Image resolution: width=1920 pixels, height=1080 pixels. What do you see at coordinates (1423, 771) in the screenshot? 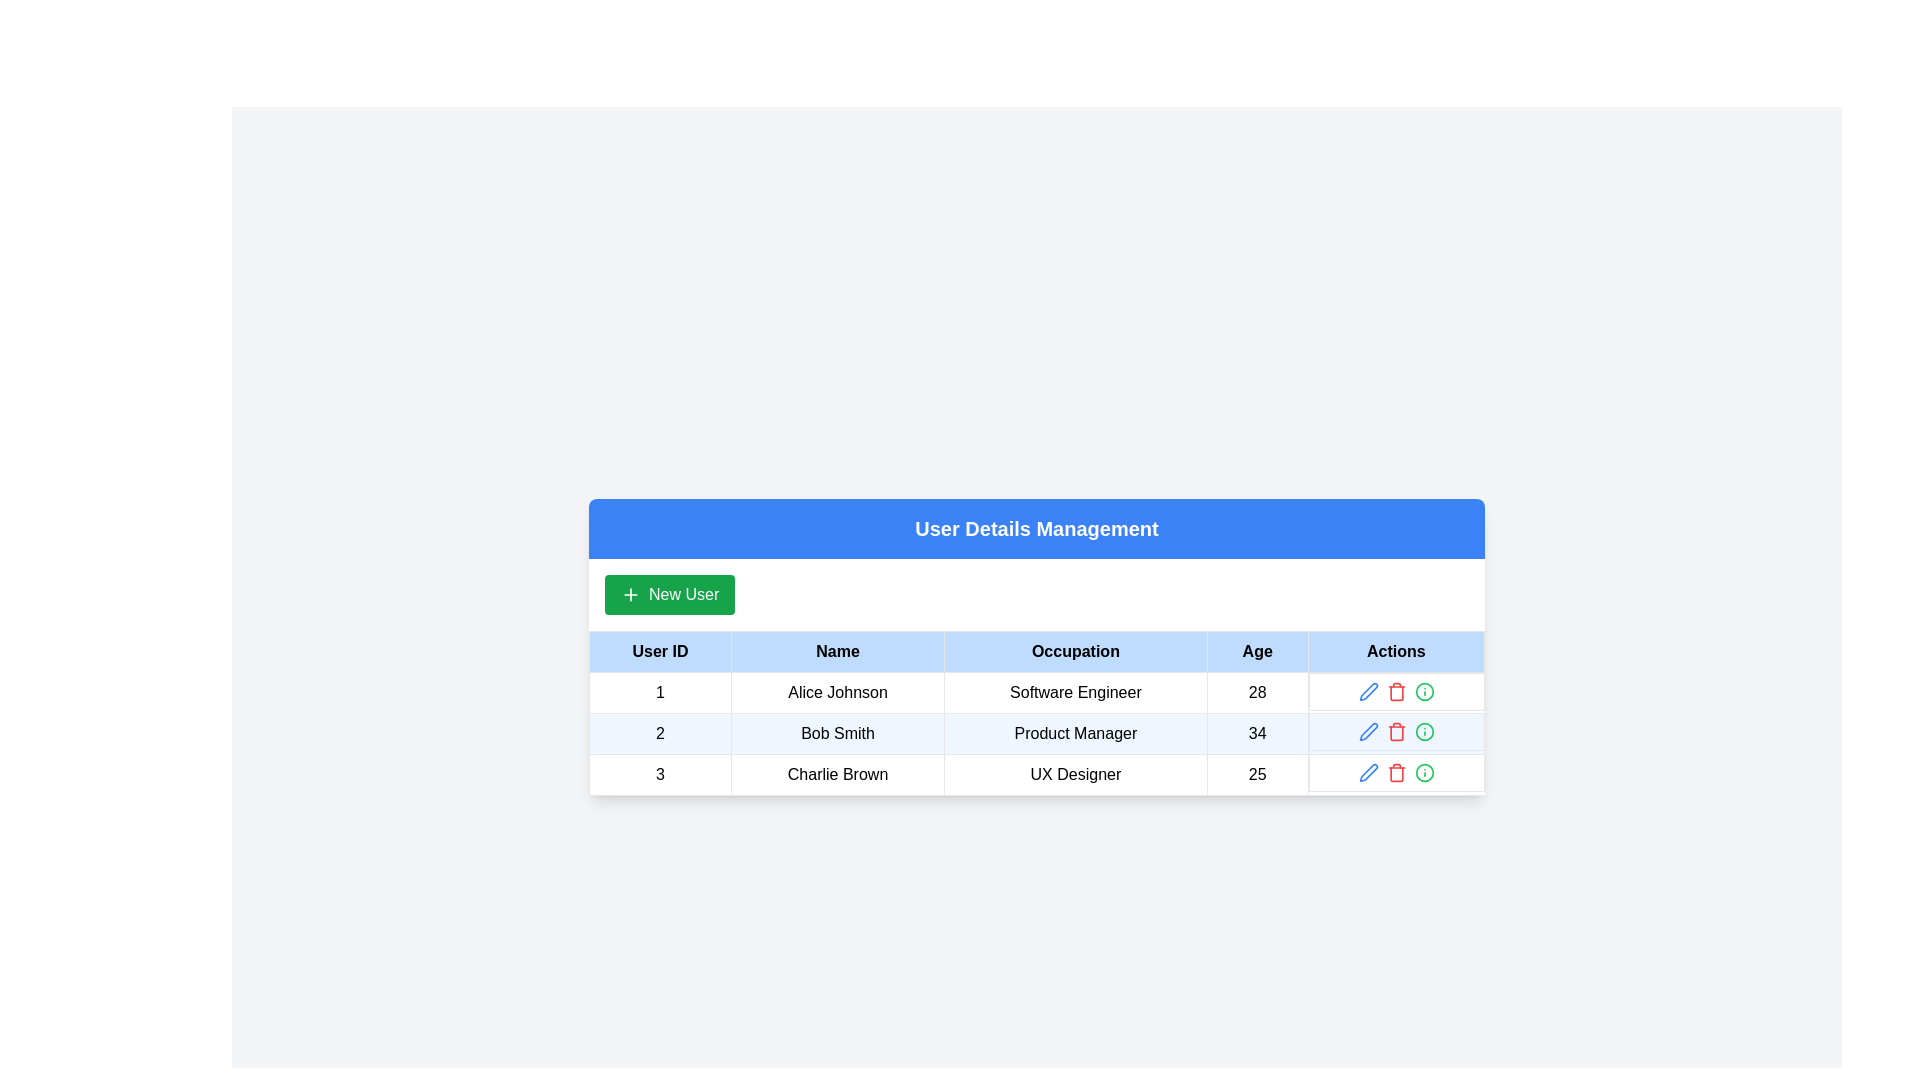
I see `the informational icon button, which is a small green circular icon with a hollow center and an 'i' symbol, located` at bounding box center [1423, 771].